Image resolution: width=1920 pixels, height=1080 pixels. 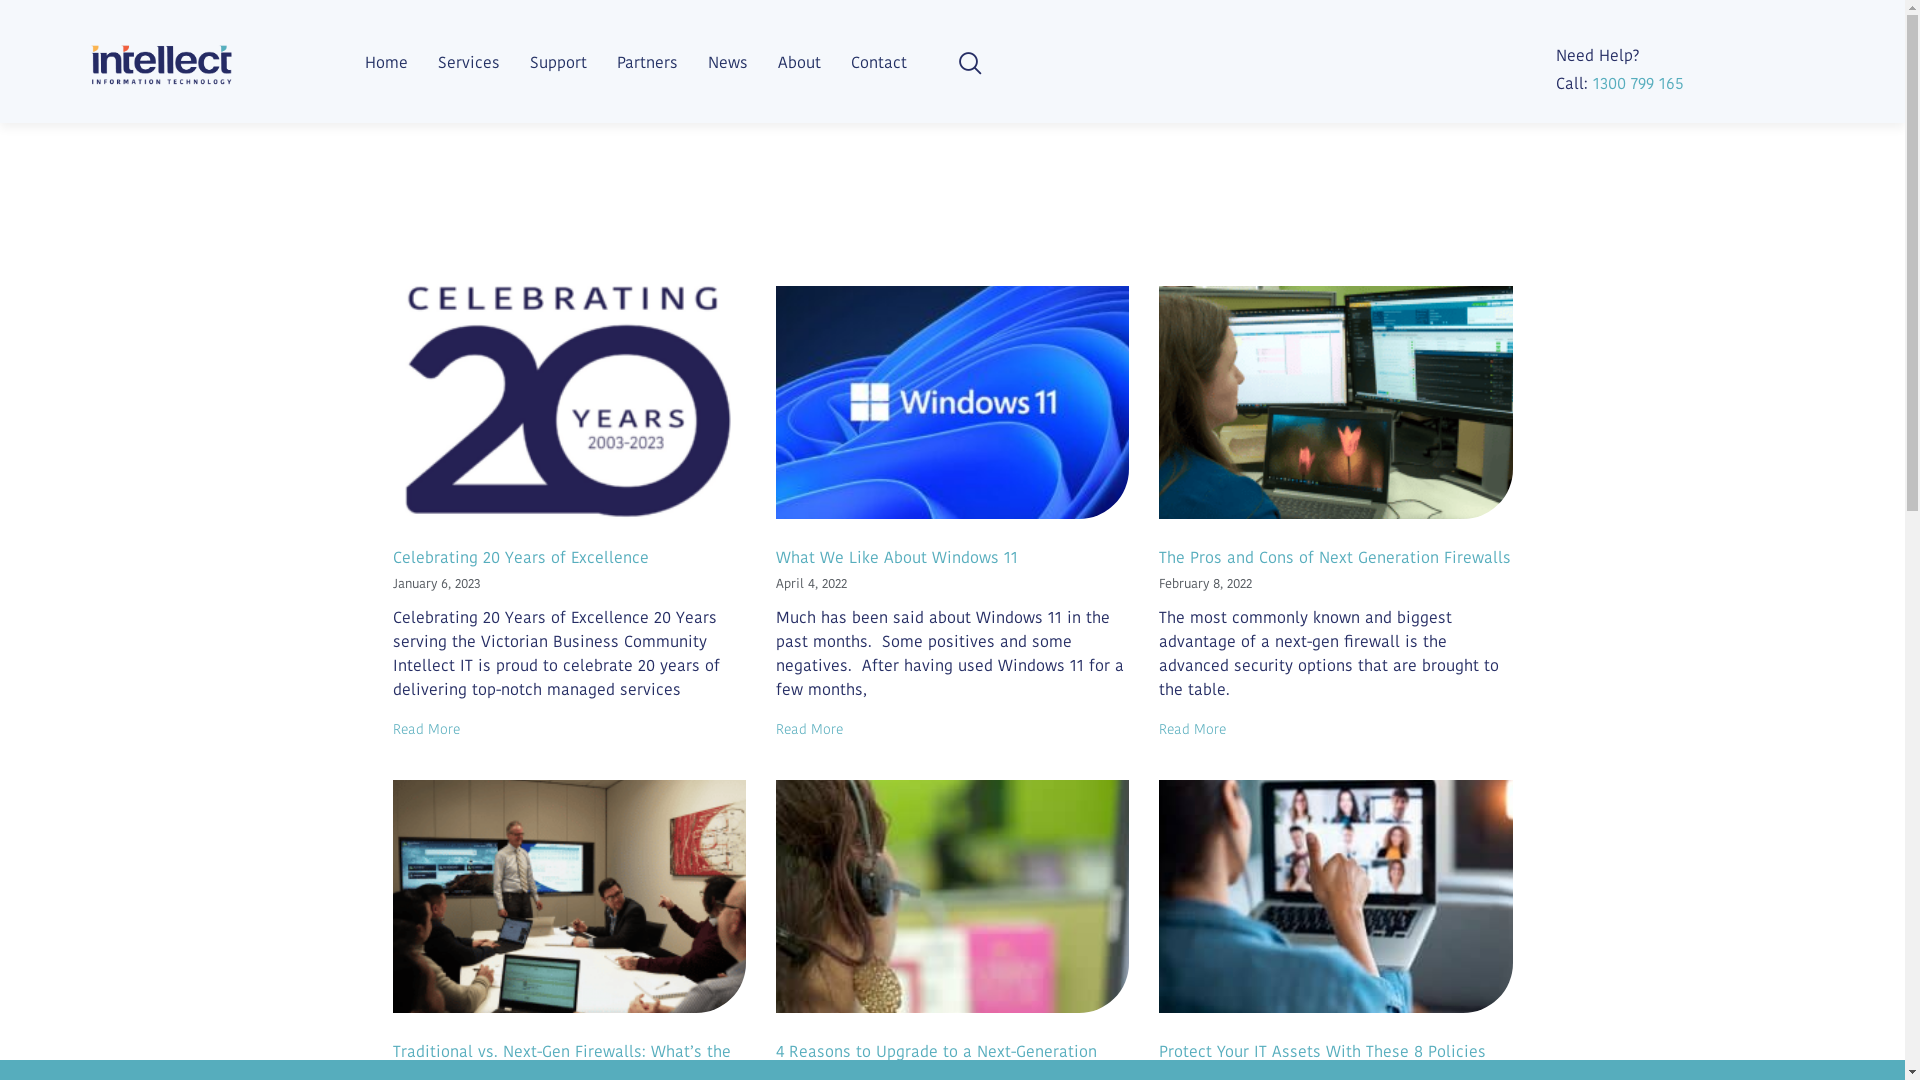 What do you see at coordinates (468, 61) in the screenshot?
I see `'Services'` at bounding box center [468, 61].